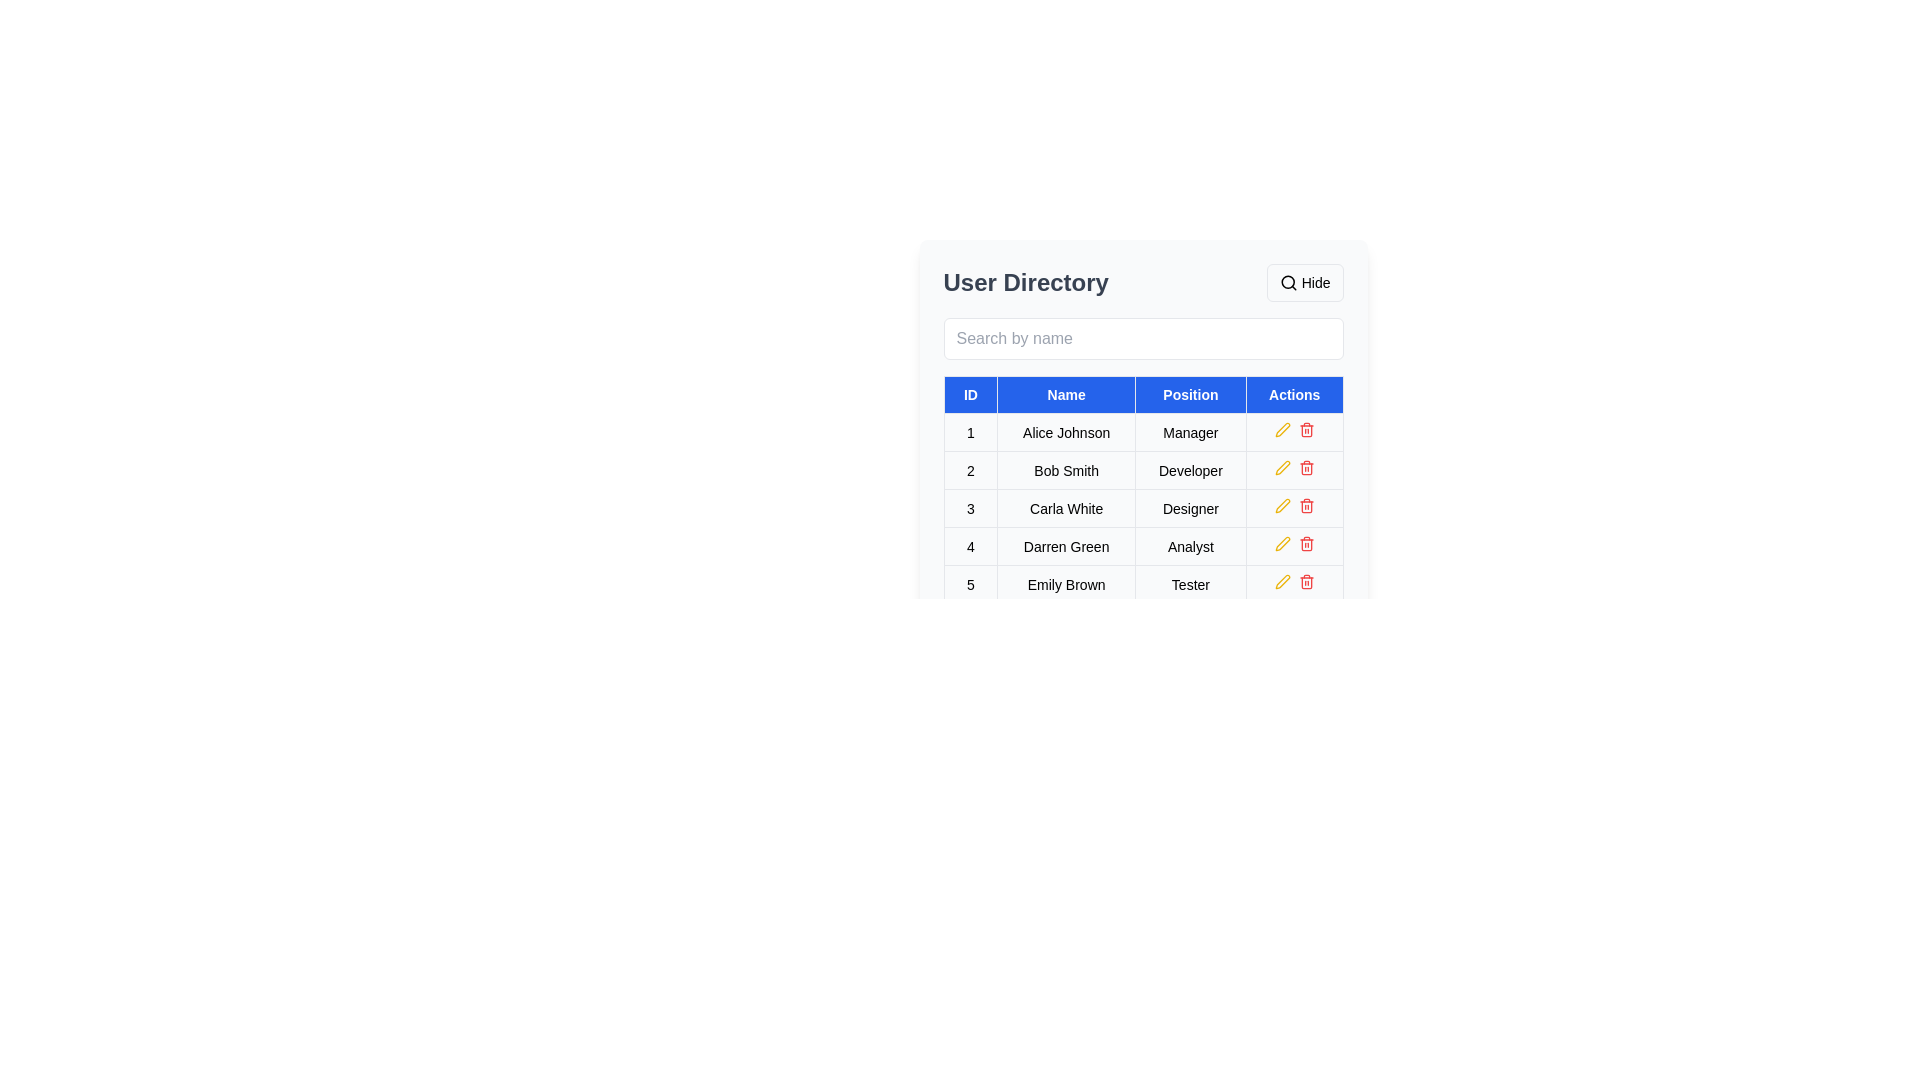  I want to click on the table cell displaying the ID number '3', located in the first column of the table, aligned with 'Carla White' and 'Designer' in the third row, so click(970, 507).